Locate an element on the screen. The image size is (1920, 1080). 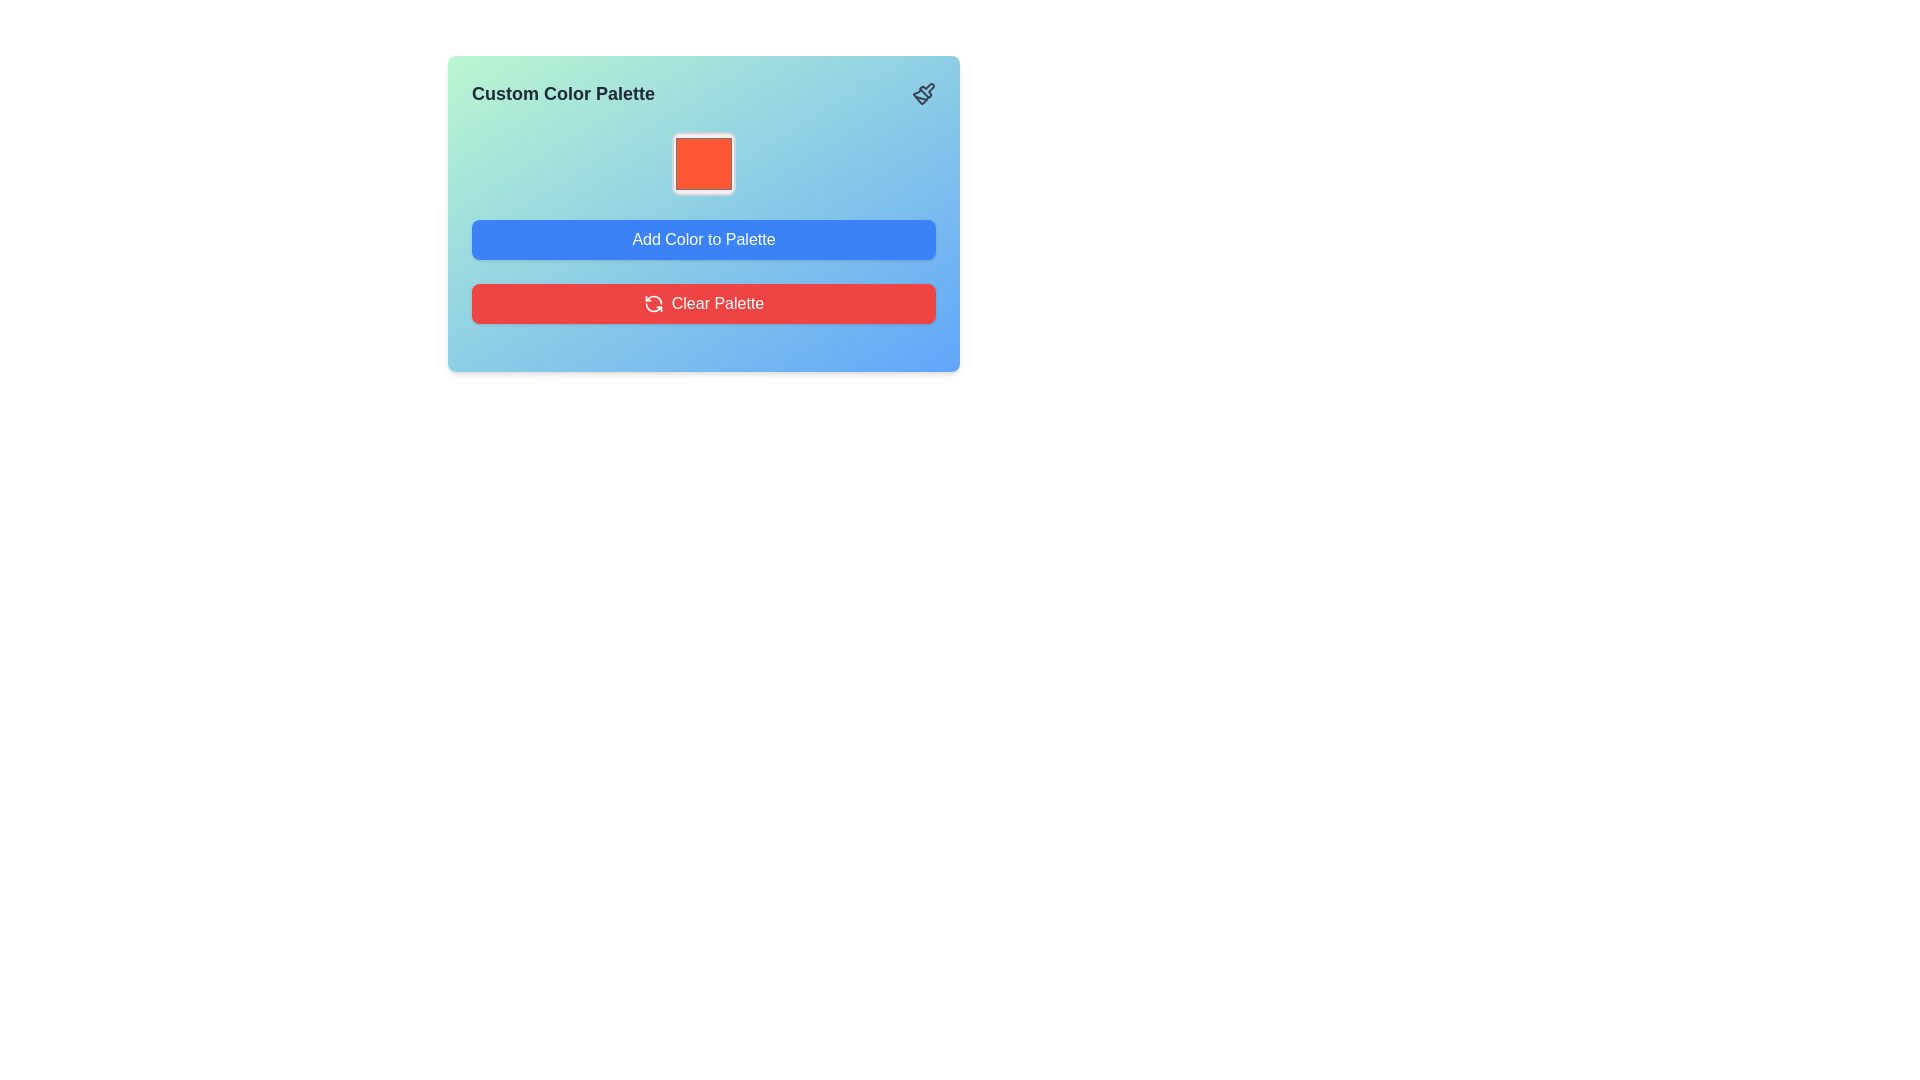
the circular arrow icon representing a refresh action within the 'Clear Palette' button is located at coordinates (653, 304).